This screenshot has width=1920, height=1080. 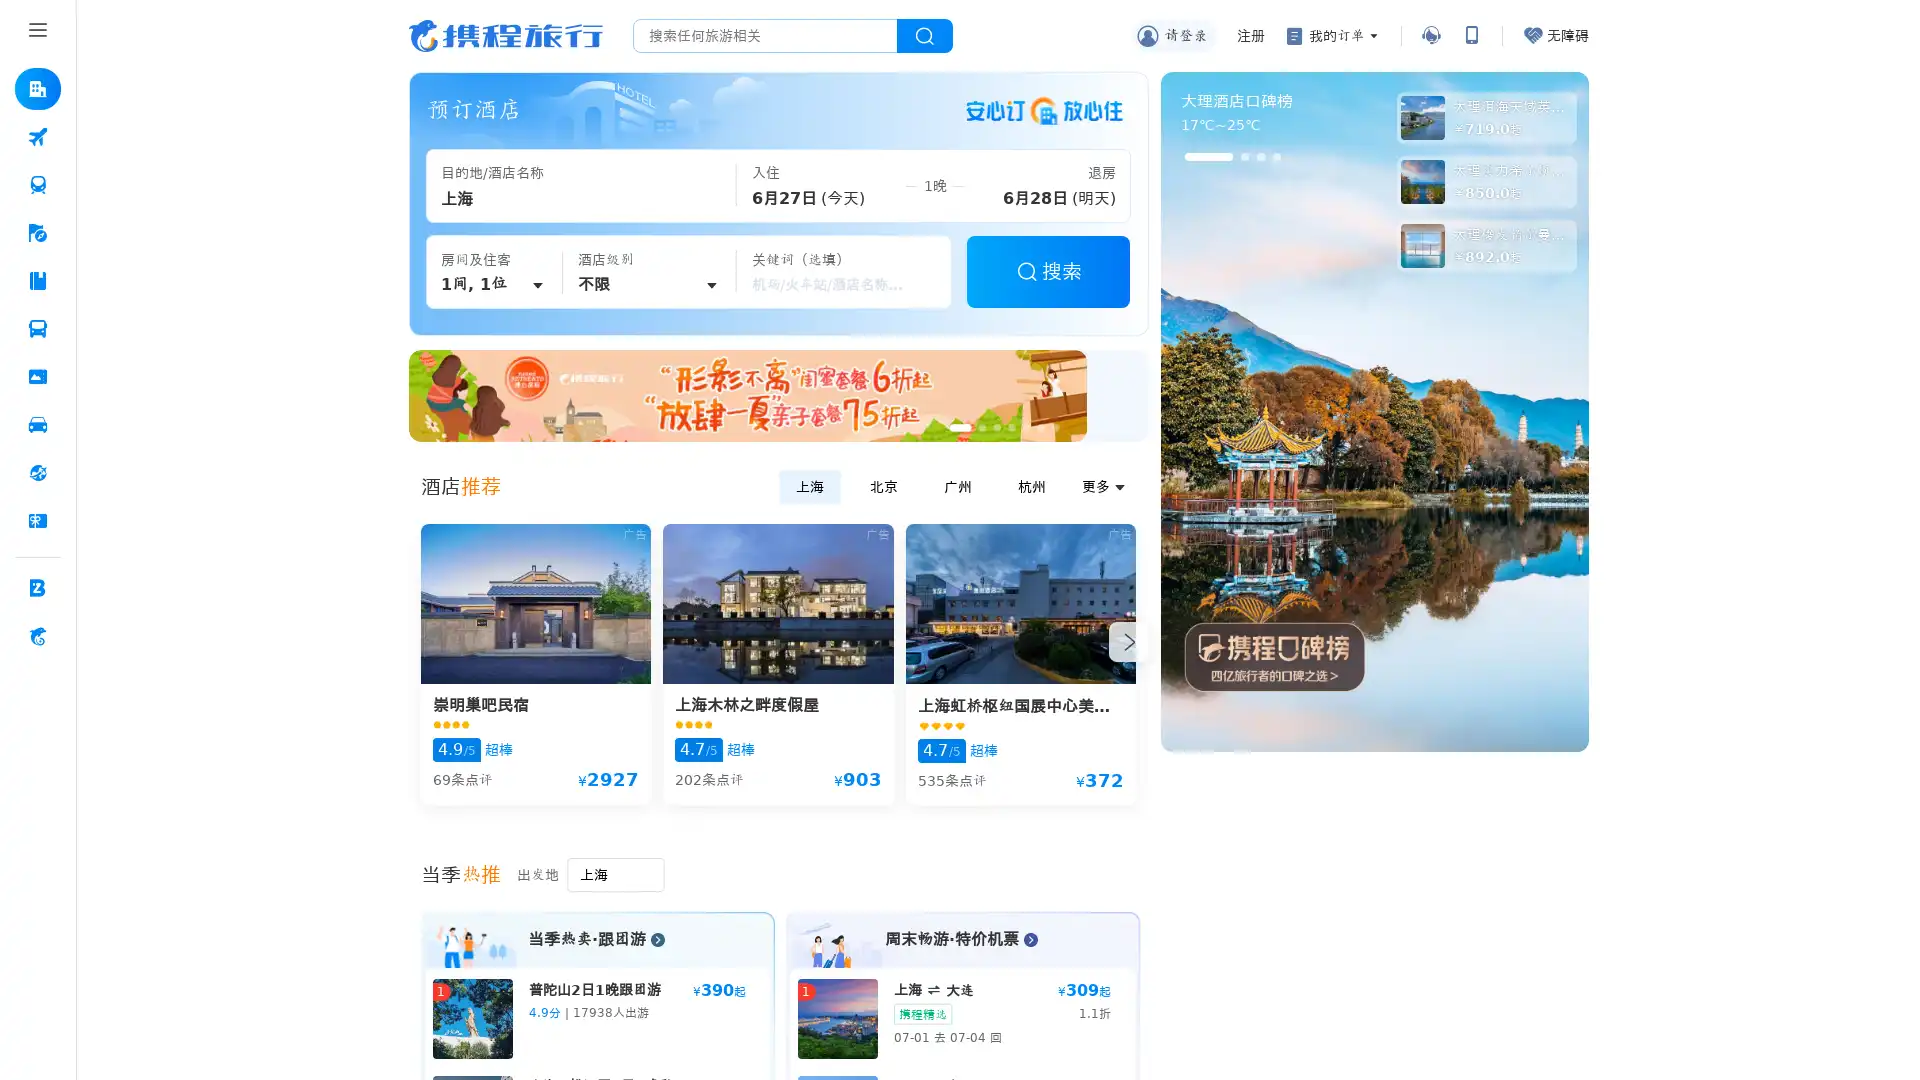 I want to click on Go to slide 6, so click(x=1097, y=434).